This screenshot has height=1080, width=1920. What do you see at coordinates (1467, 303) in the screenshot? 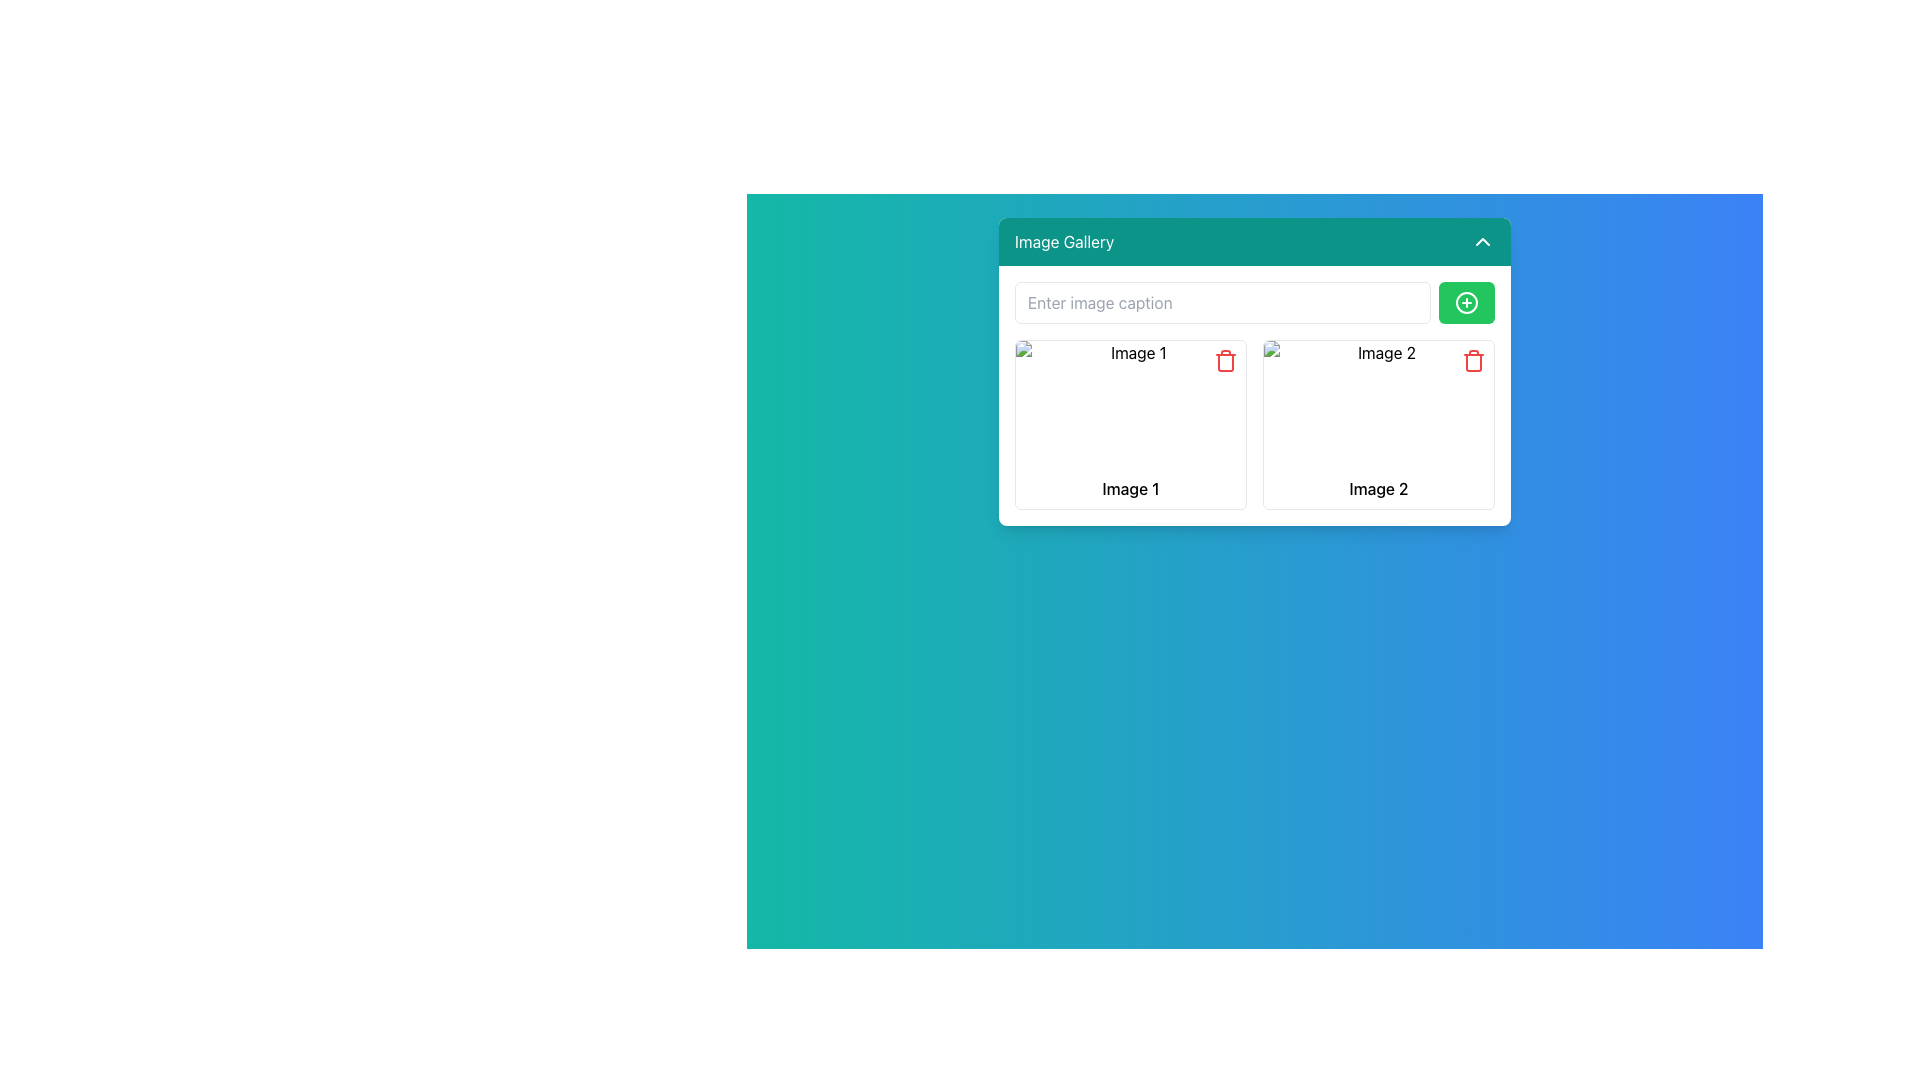
I see `the '+' button located directly to the right of the text input box` at bounding box center [1467, 303].